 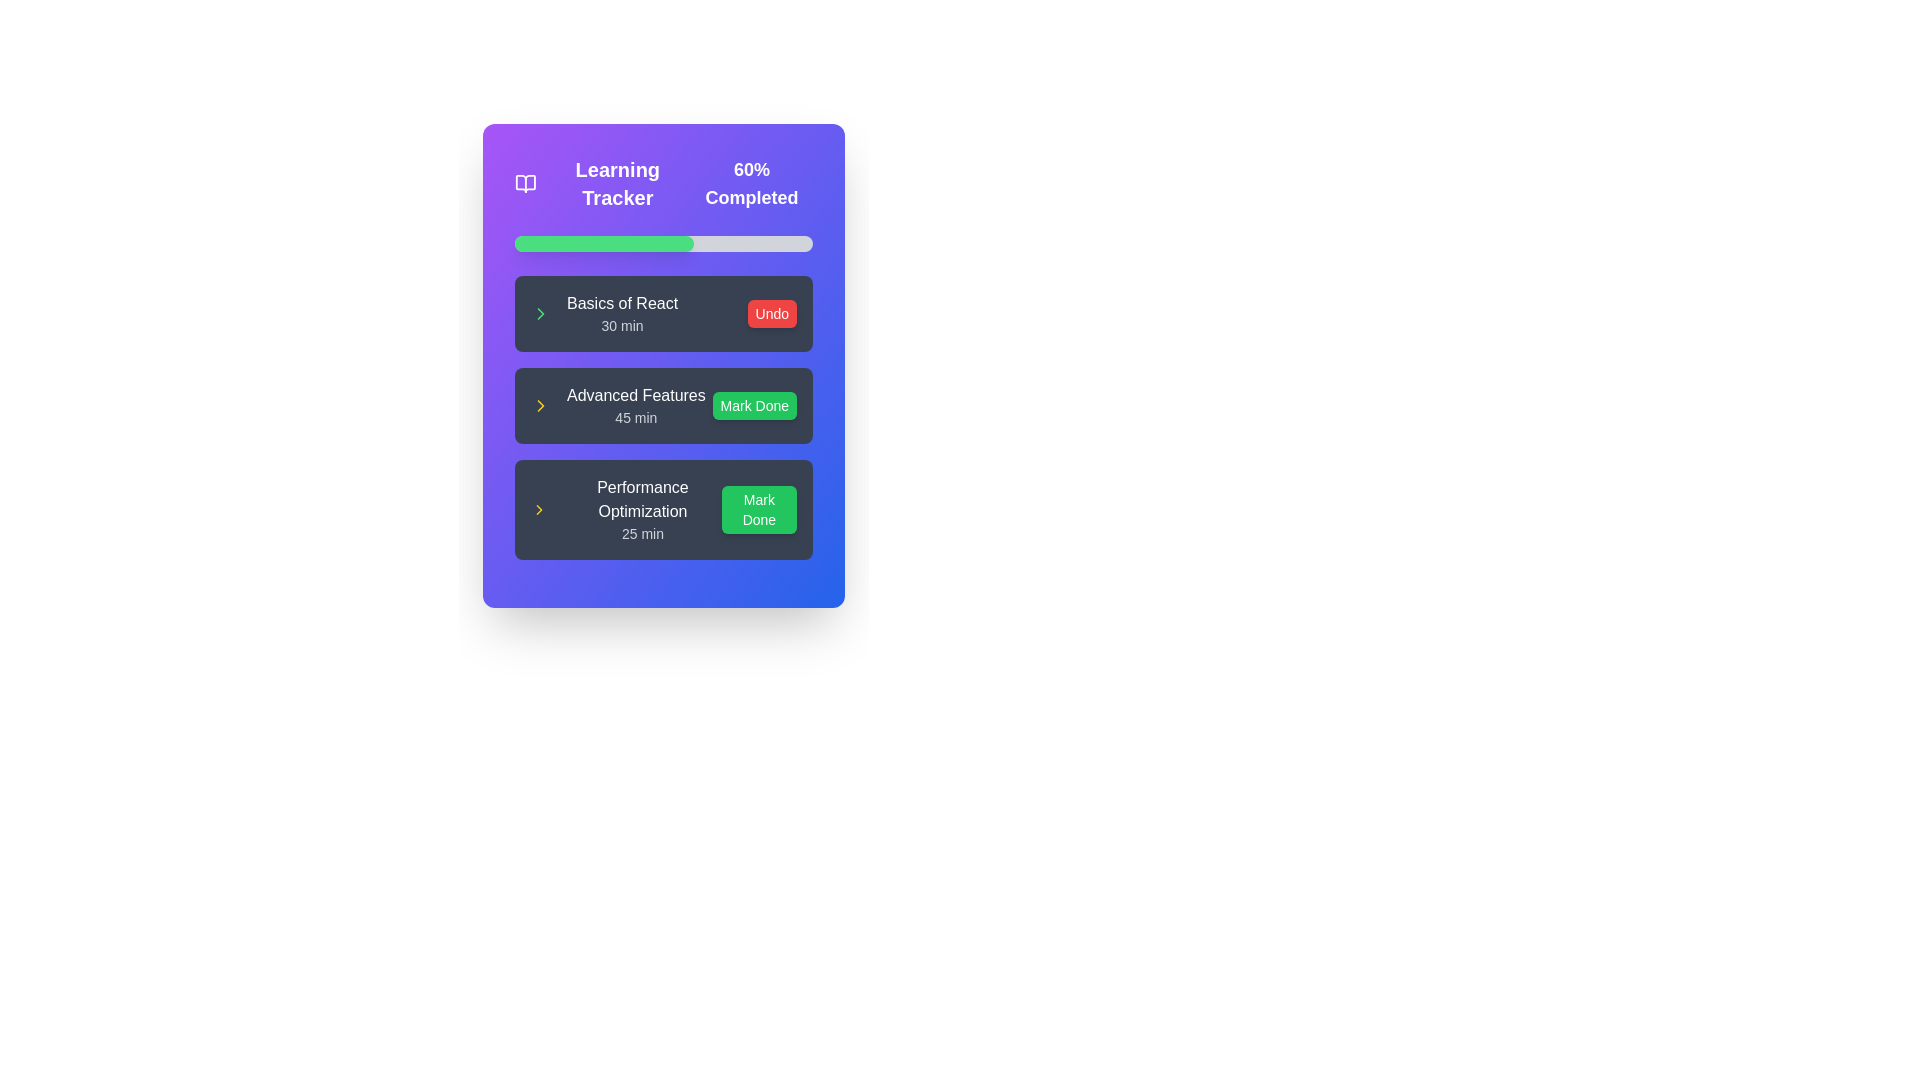 I want to click on the Text Display and Icon Group featuring 'Basics of React' in bold and '30 min' beneath it, alongside a green chevron icon, so click(x=603, y=313).